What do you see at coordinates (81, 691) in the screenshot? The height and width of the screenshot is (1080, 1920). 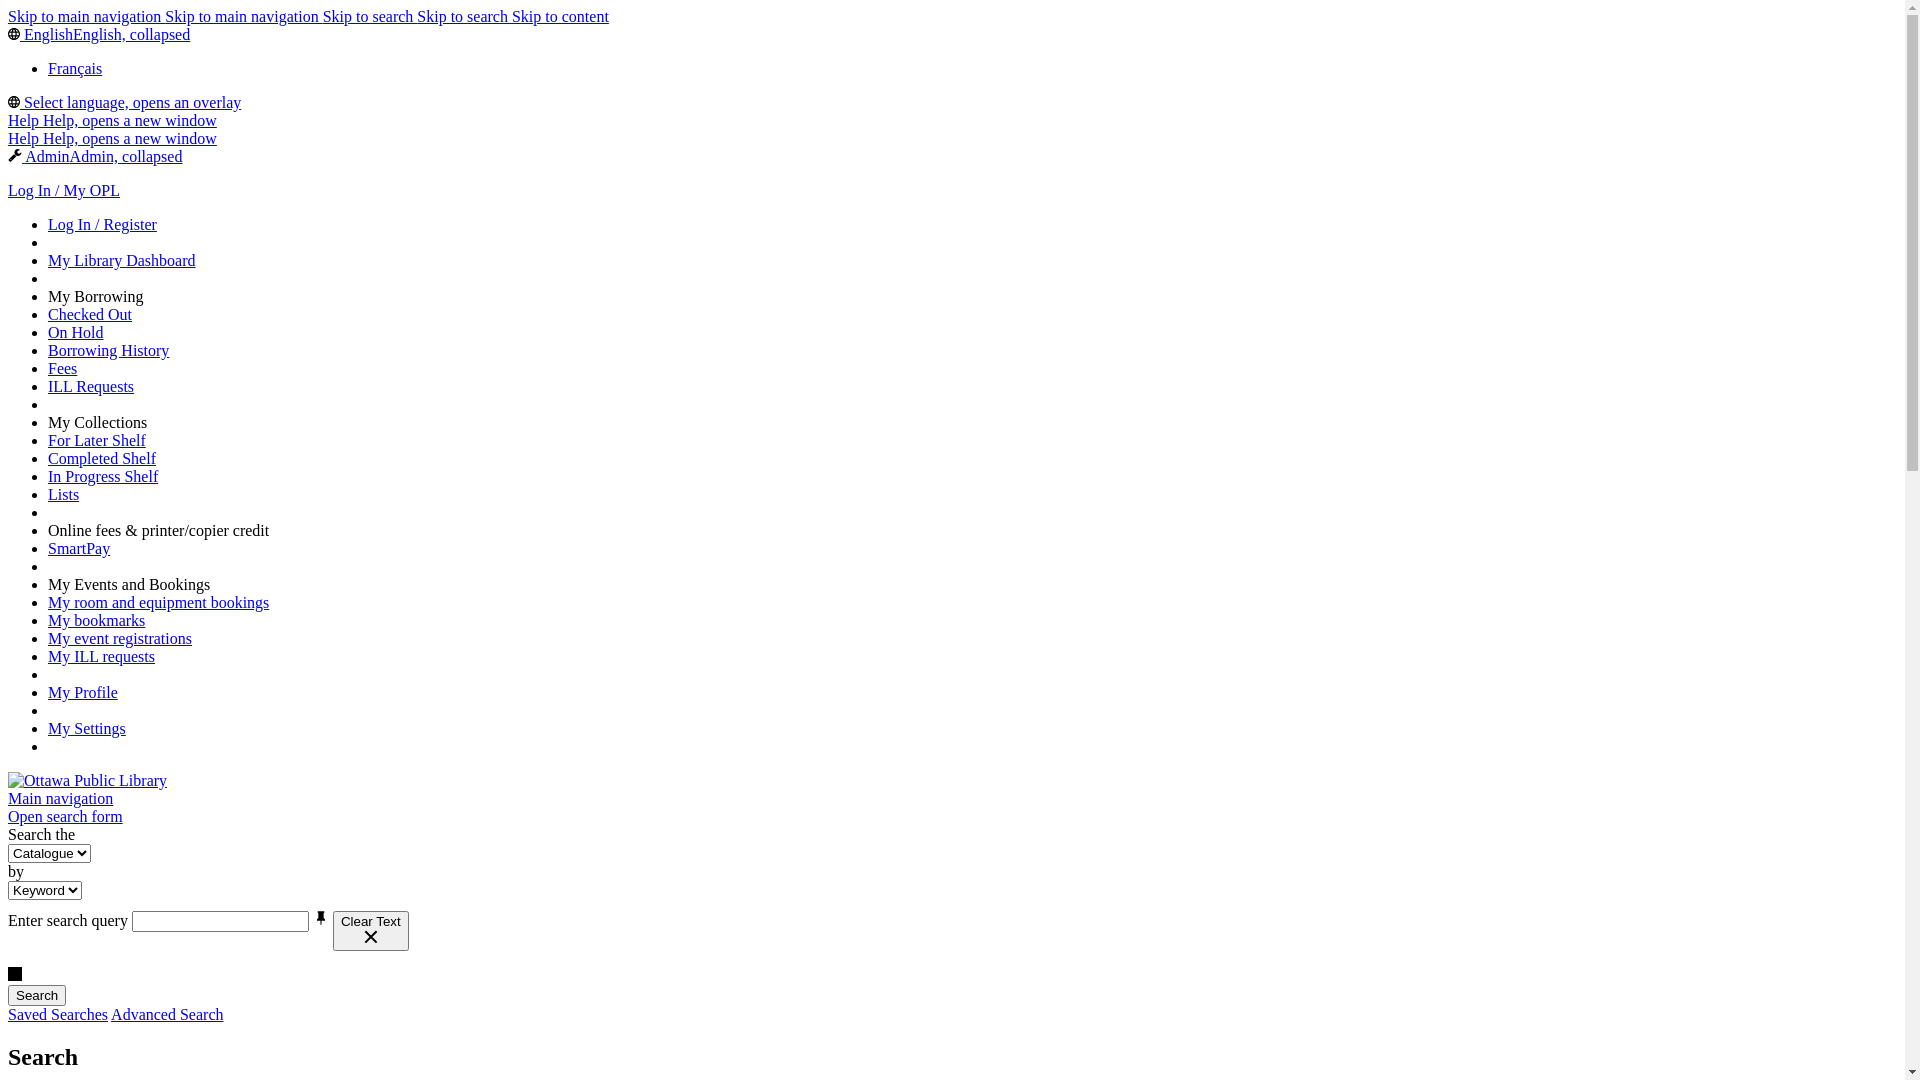 I see `'My Profile'` at bounding box center [81, 691].